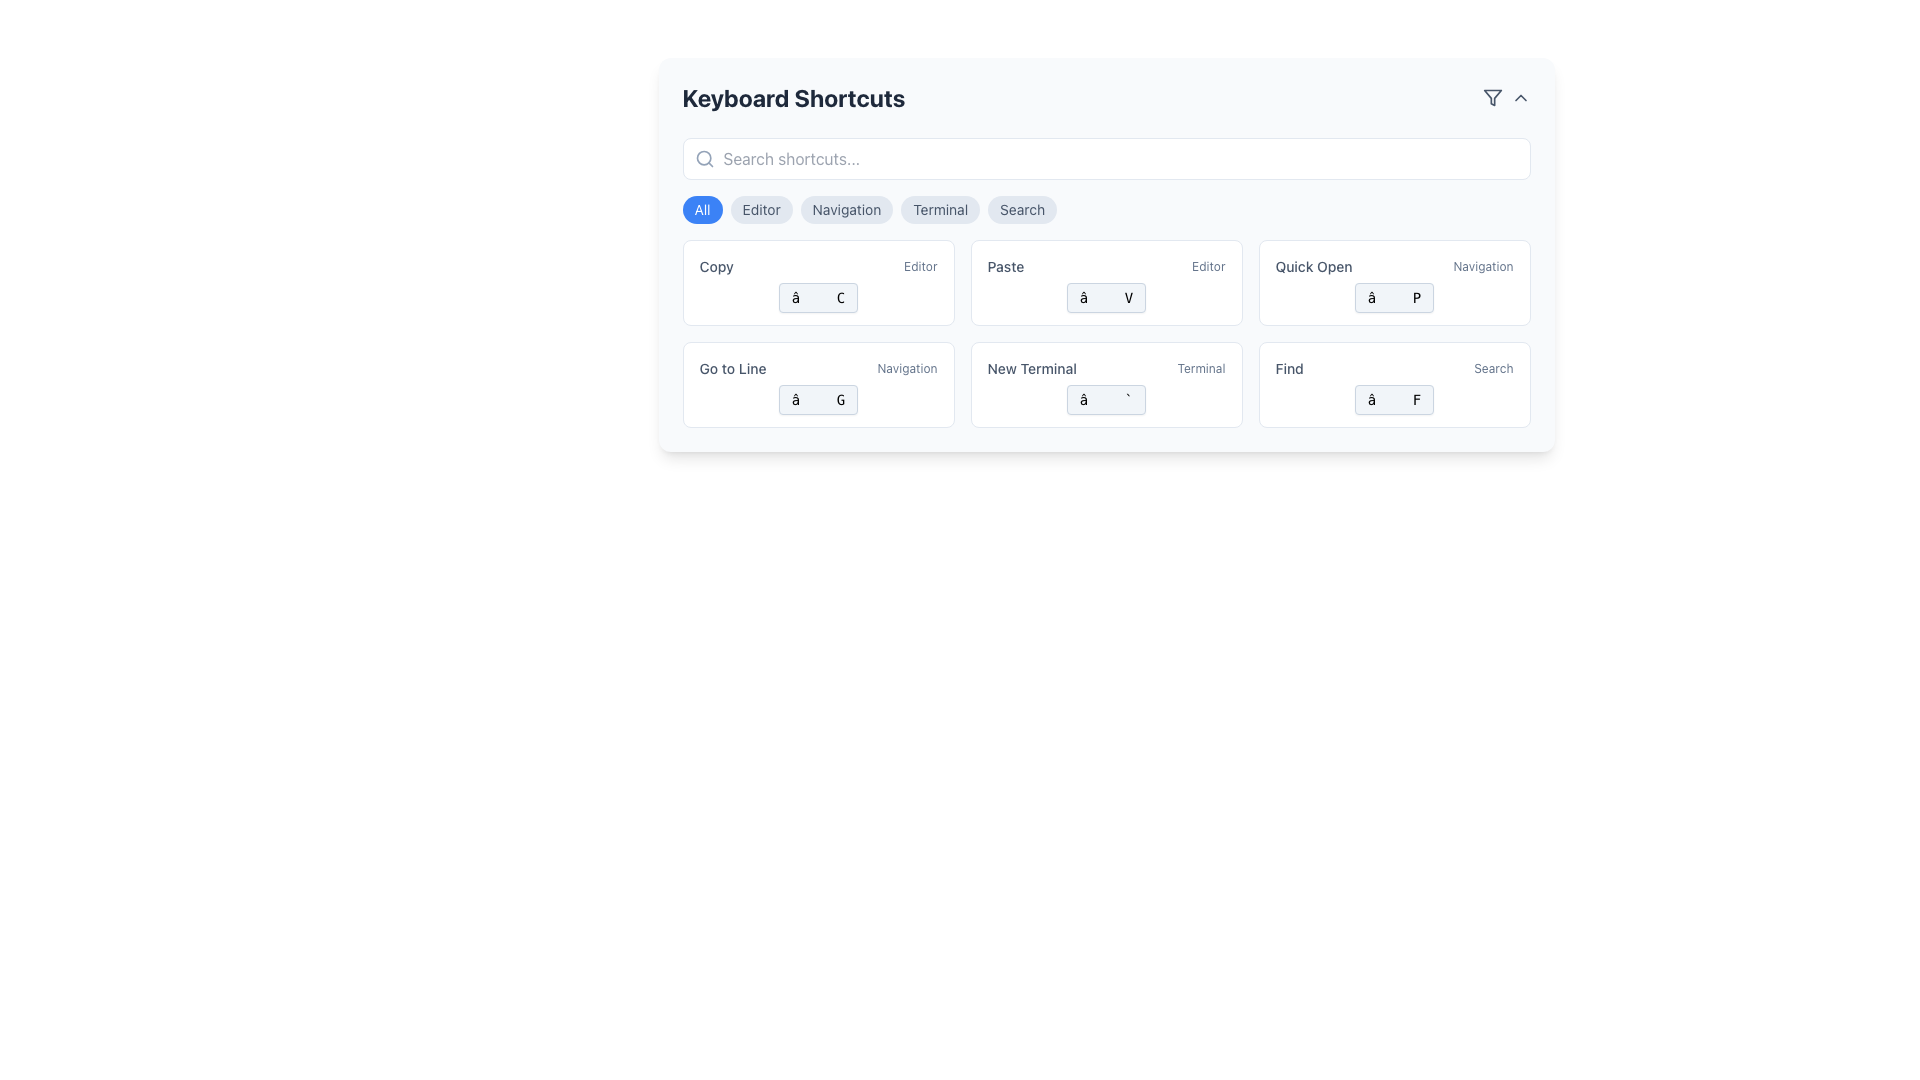  Describe the element at coordinates (703, 157) in the screenshot. I see `the small circular SVG element styled as part of a magnifying glass icon, located in the top-left corner of the search bar interface` at that location.